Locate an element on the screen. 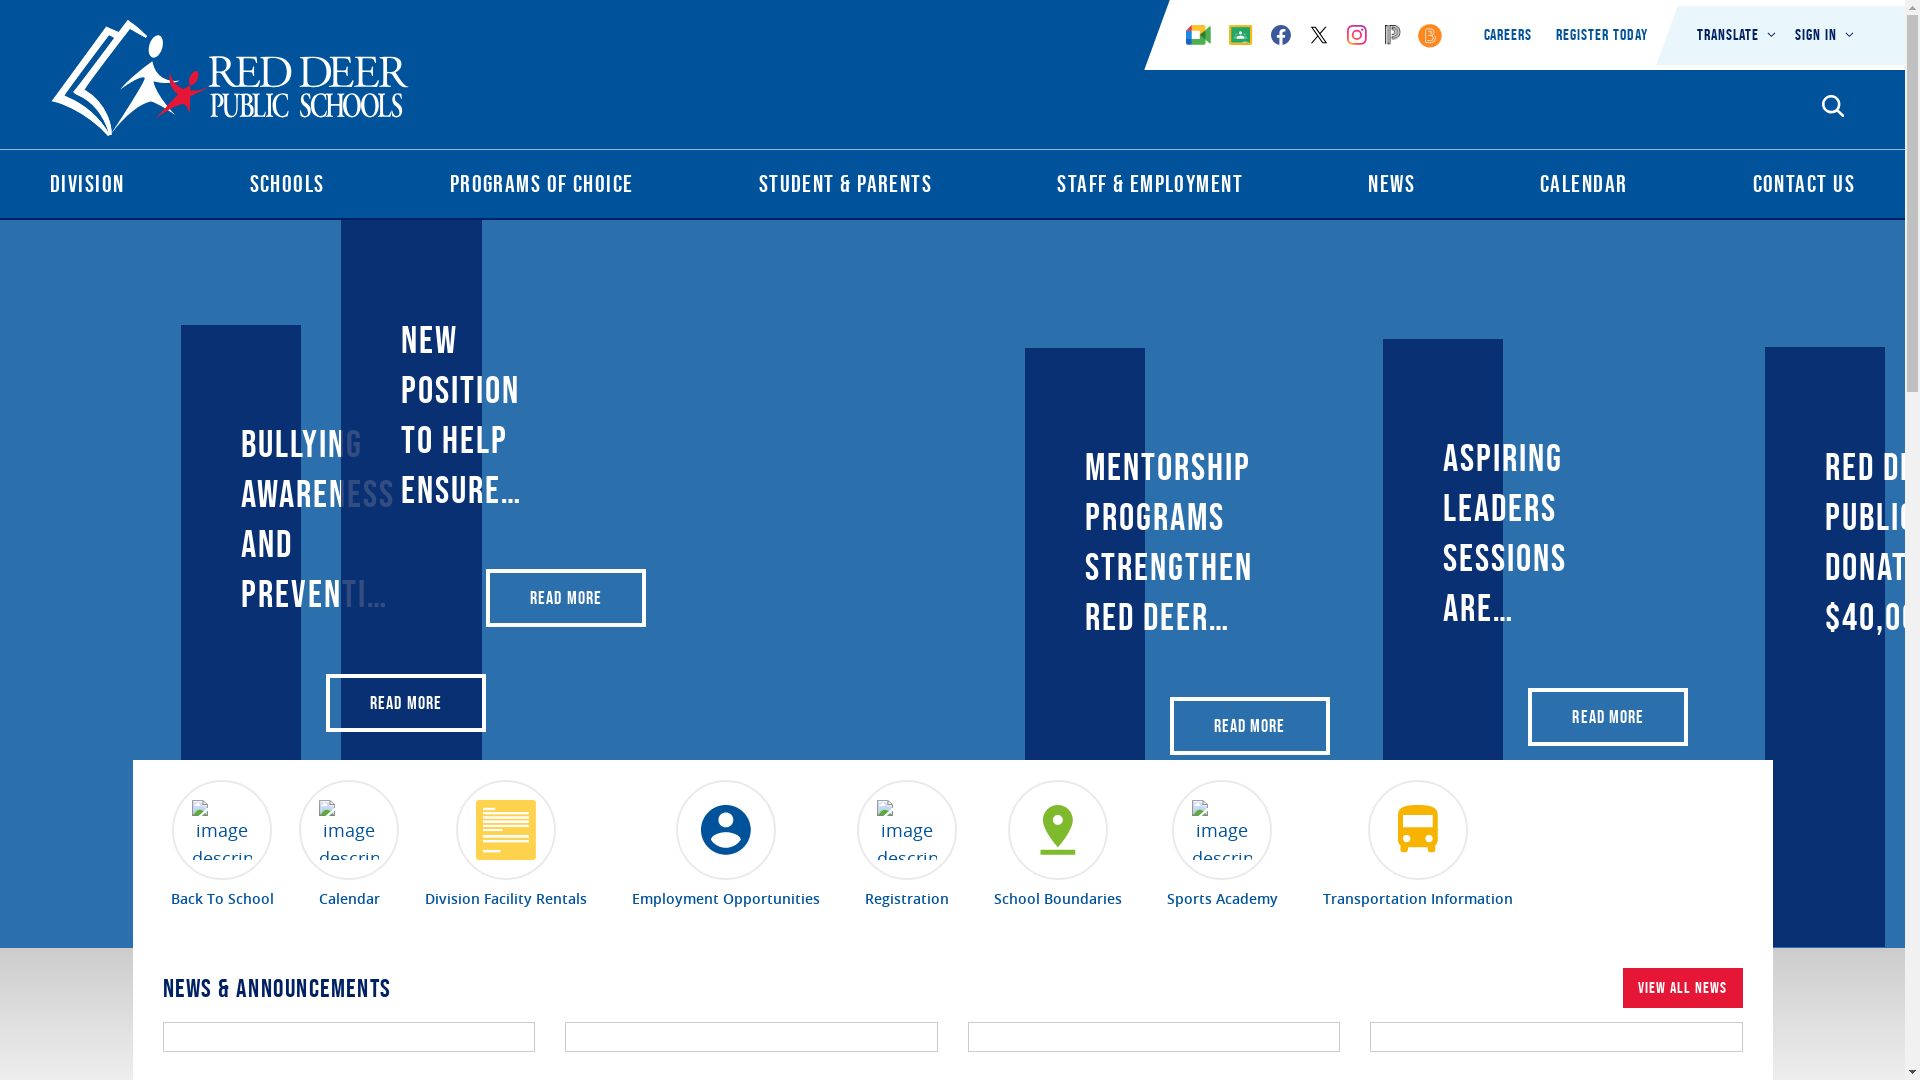 Image resolution: width=1920 pixels, height=1080 pixels. 'Register Today' is located at coordinates (1554, 34).